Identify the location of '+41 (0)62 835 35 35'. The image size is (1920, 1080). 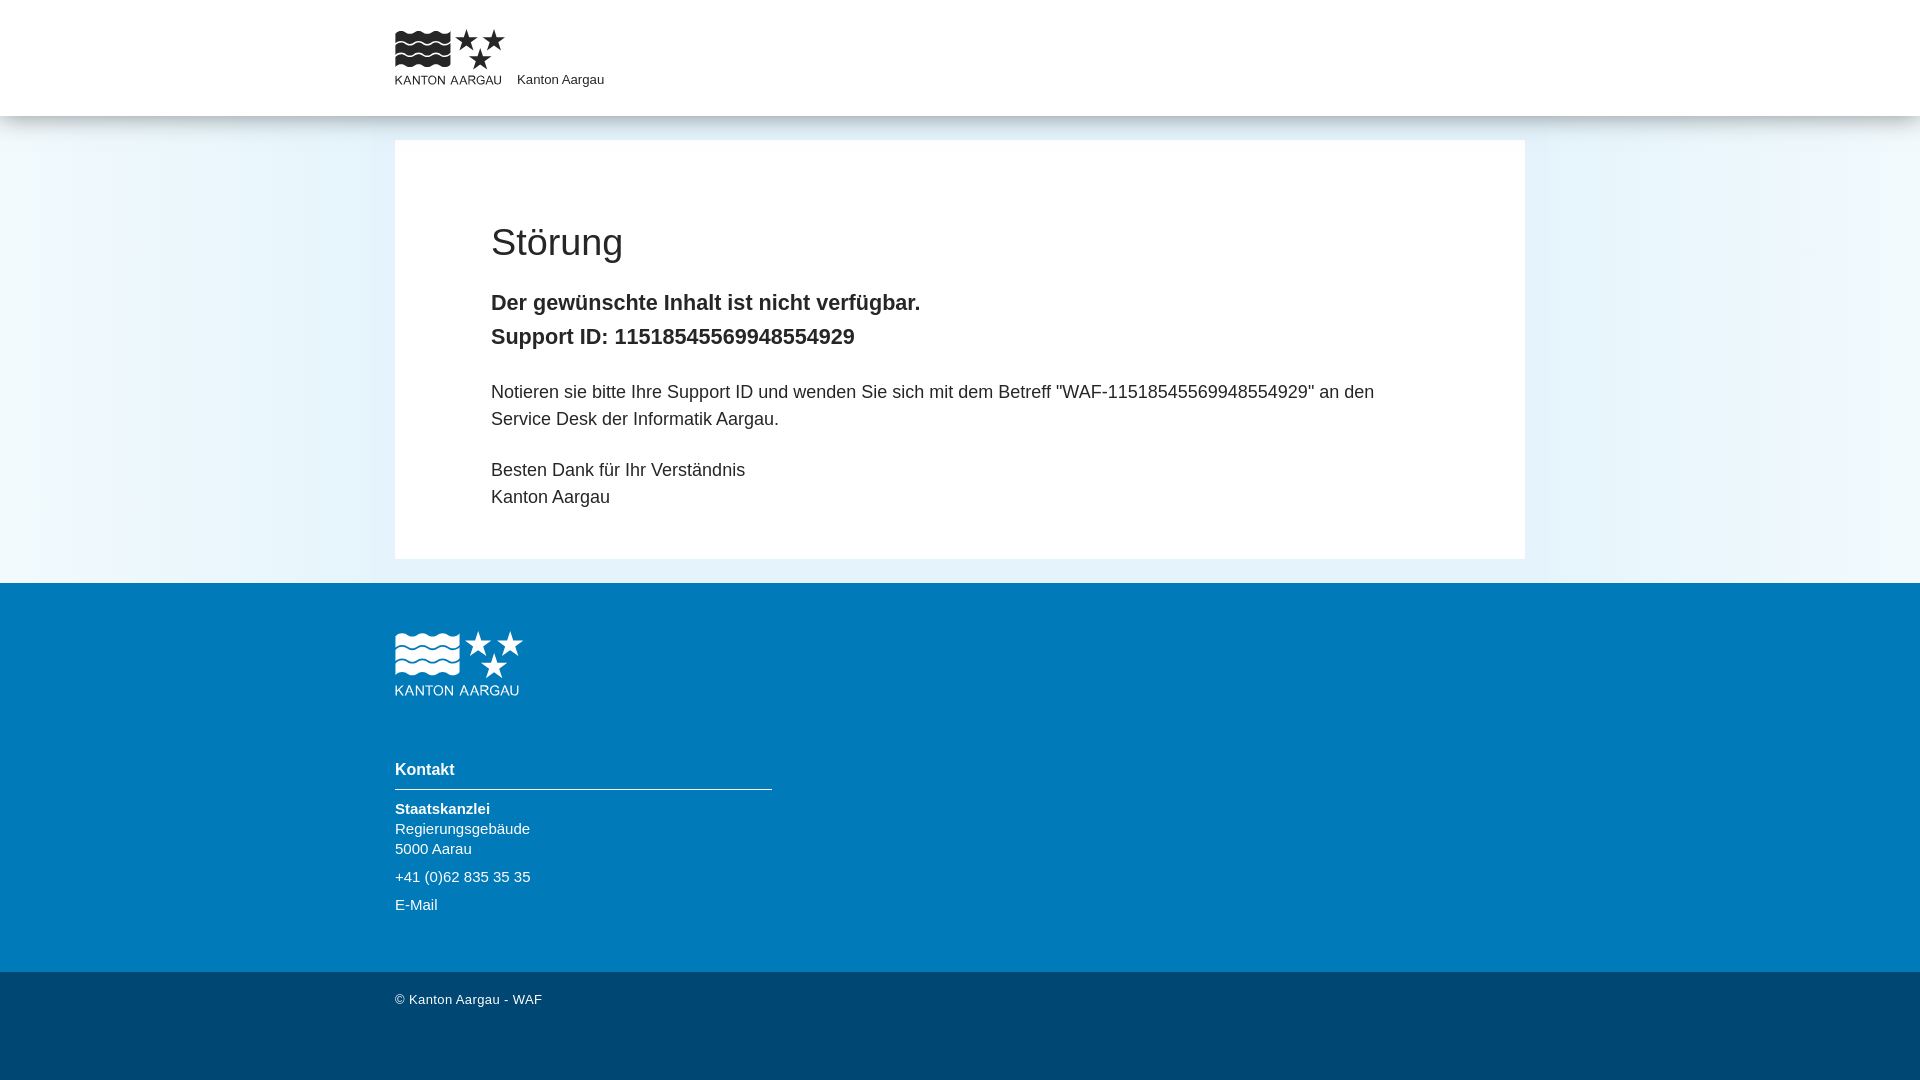
(461, 875).